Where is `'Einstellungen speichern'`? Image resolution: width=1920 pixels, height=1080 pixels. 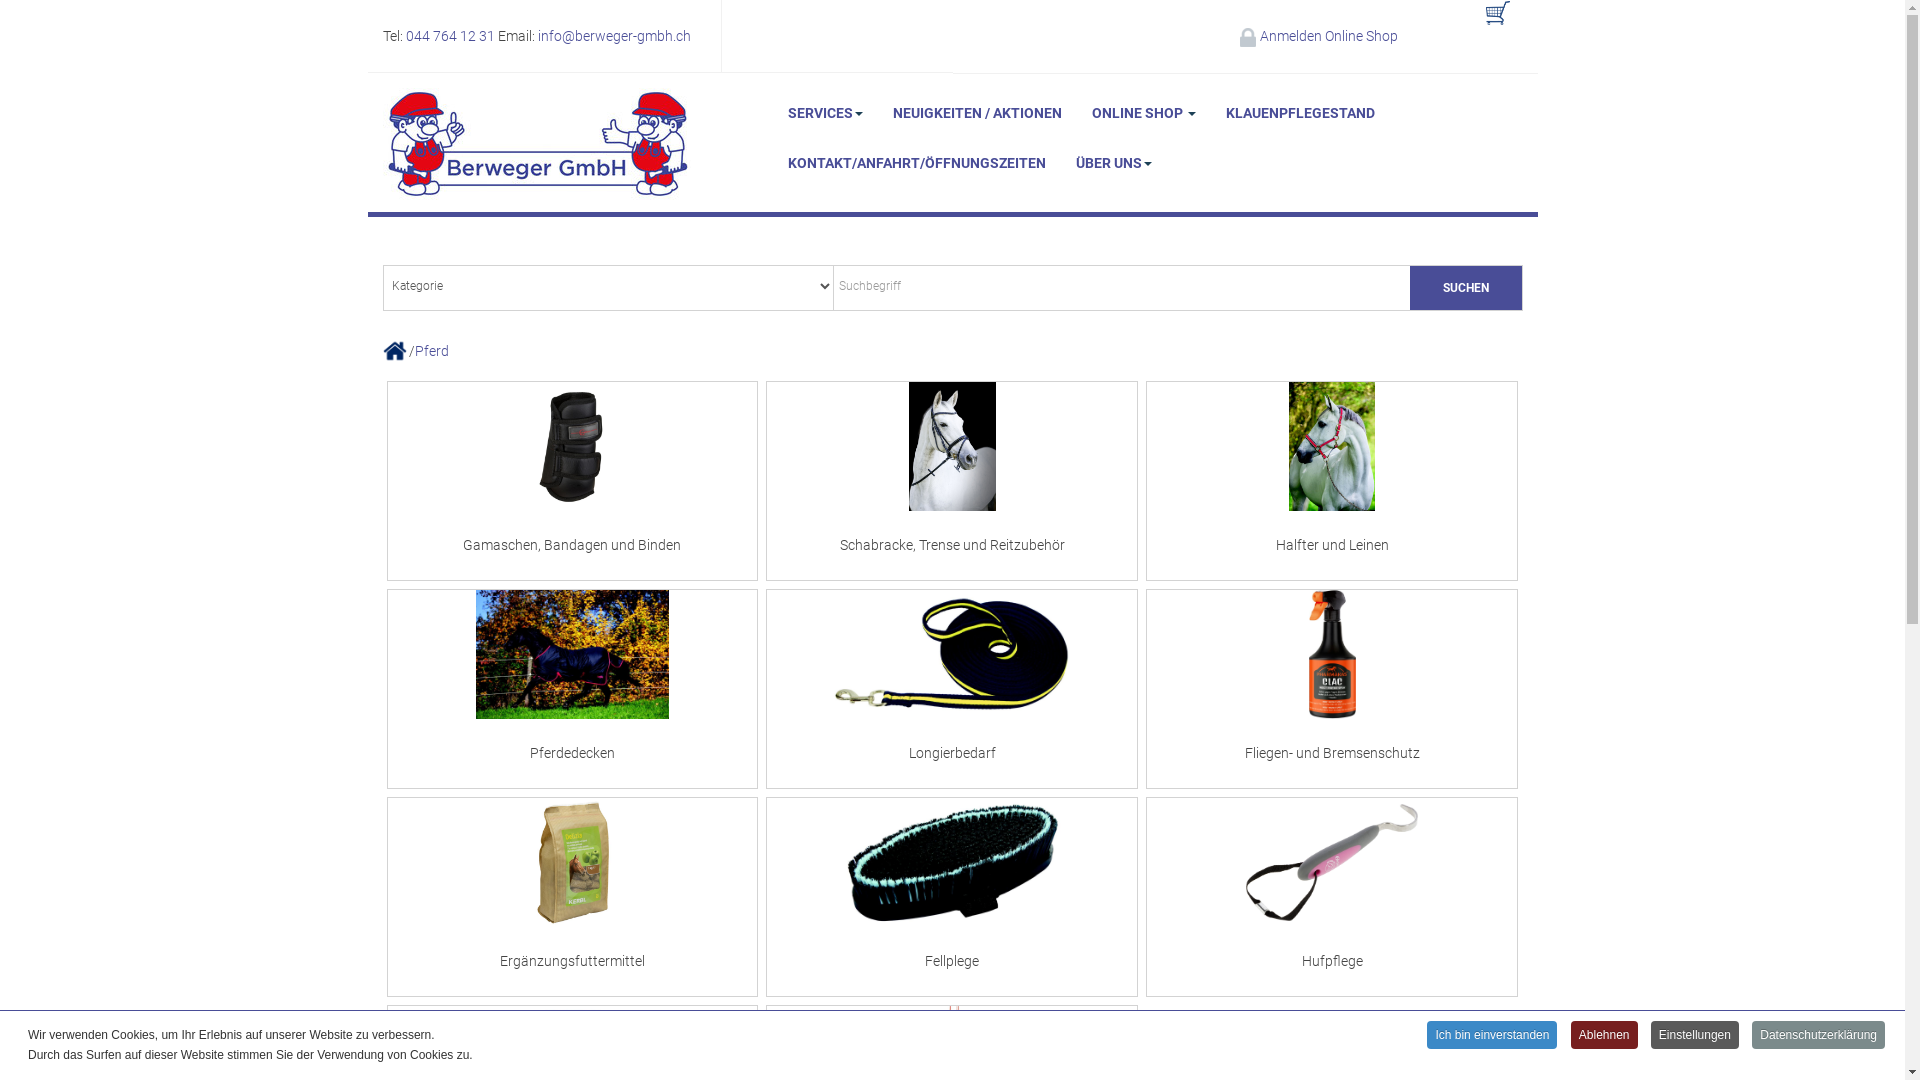
'Einstellungen speichern' is located at coordinates (1142, 713).